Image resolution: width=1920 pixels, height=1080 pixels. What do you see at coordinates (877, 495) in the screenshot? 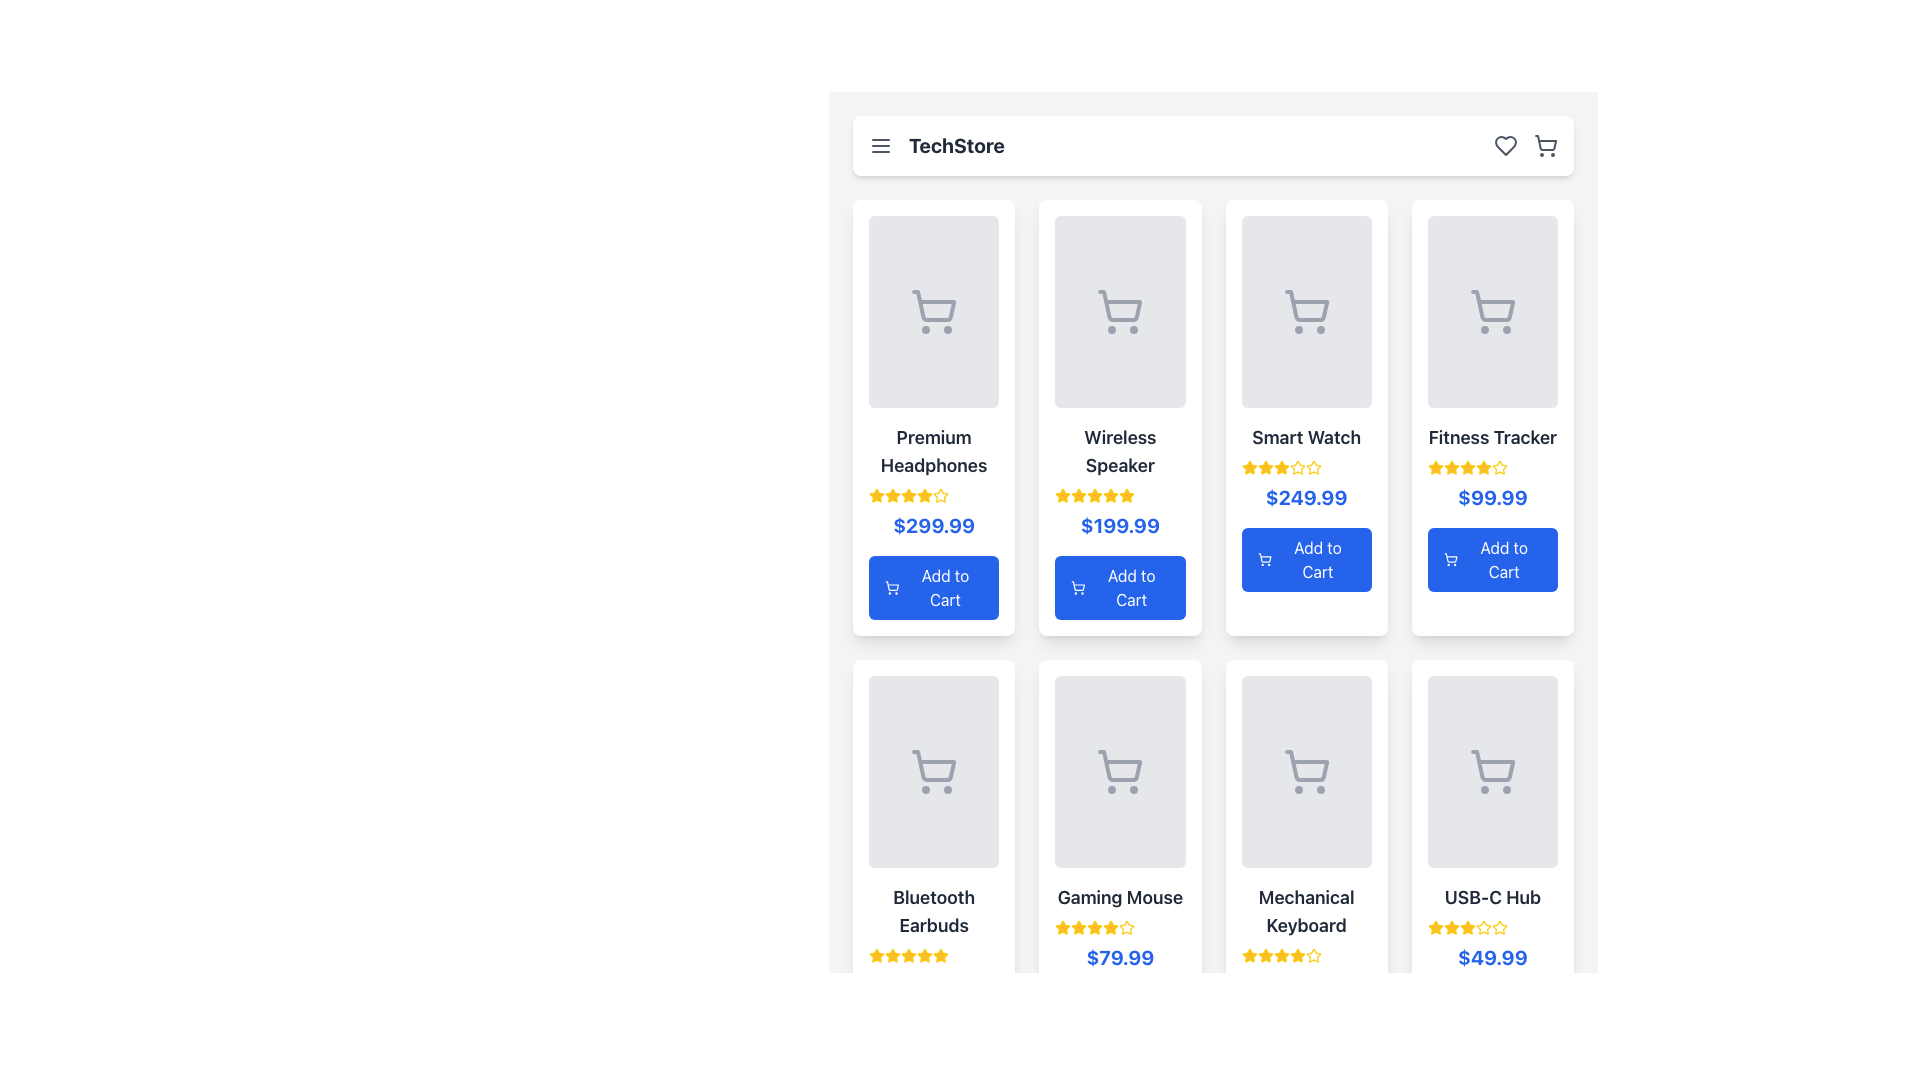
I see `the first star icon in the rating system for the 'Premium Headphones' product card to register a rating` at bounding box center [877, 495].